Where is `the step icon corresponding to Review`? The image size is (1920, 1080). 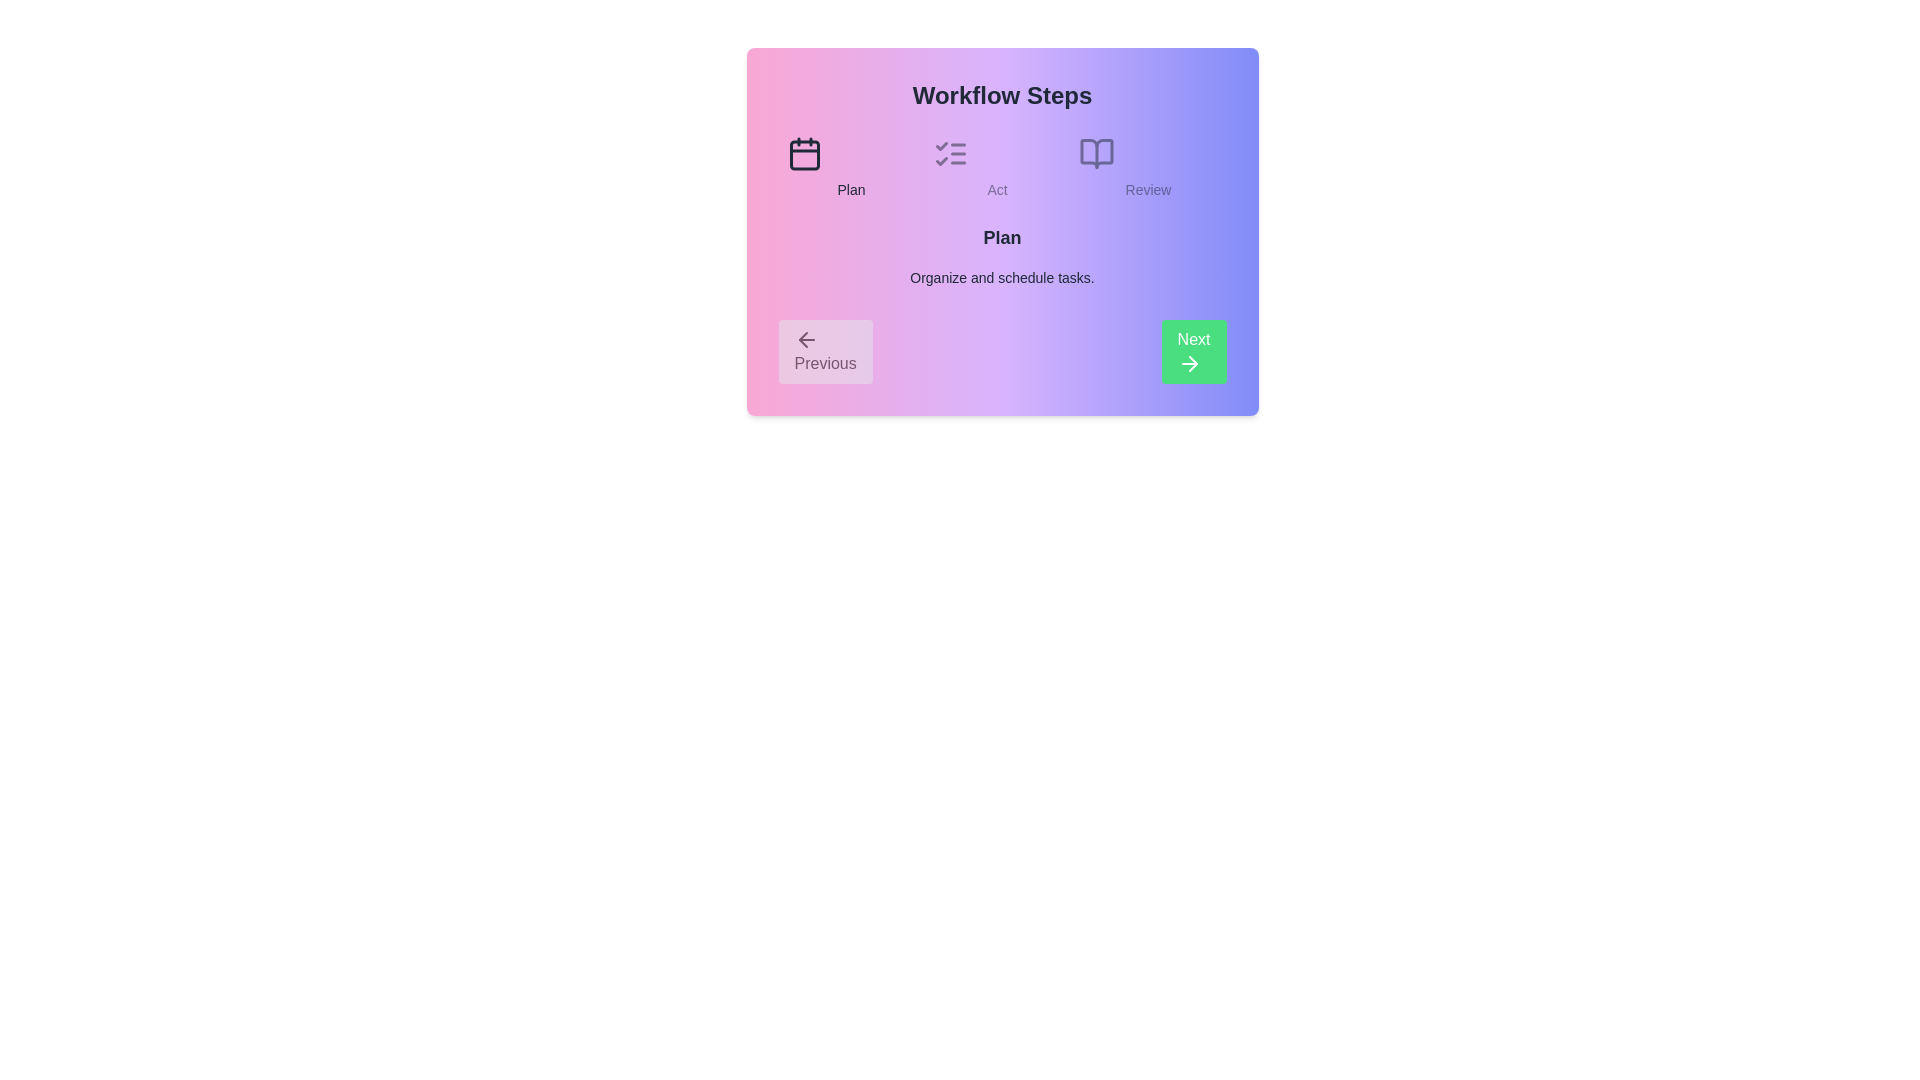
the step icon corresponding to Review is located at coordinates (1095, 153).